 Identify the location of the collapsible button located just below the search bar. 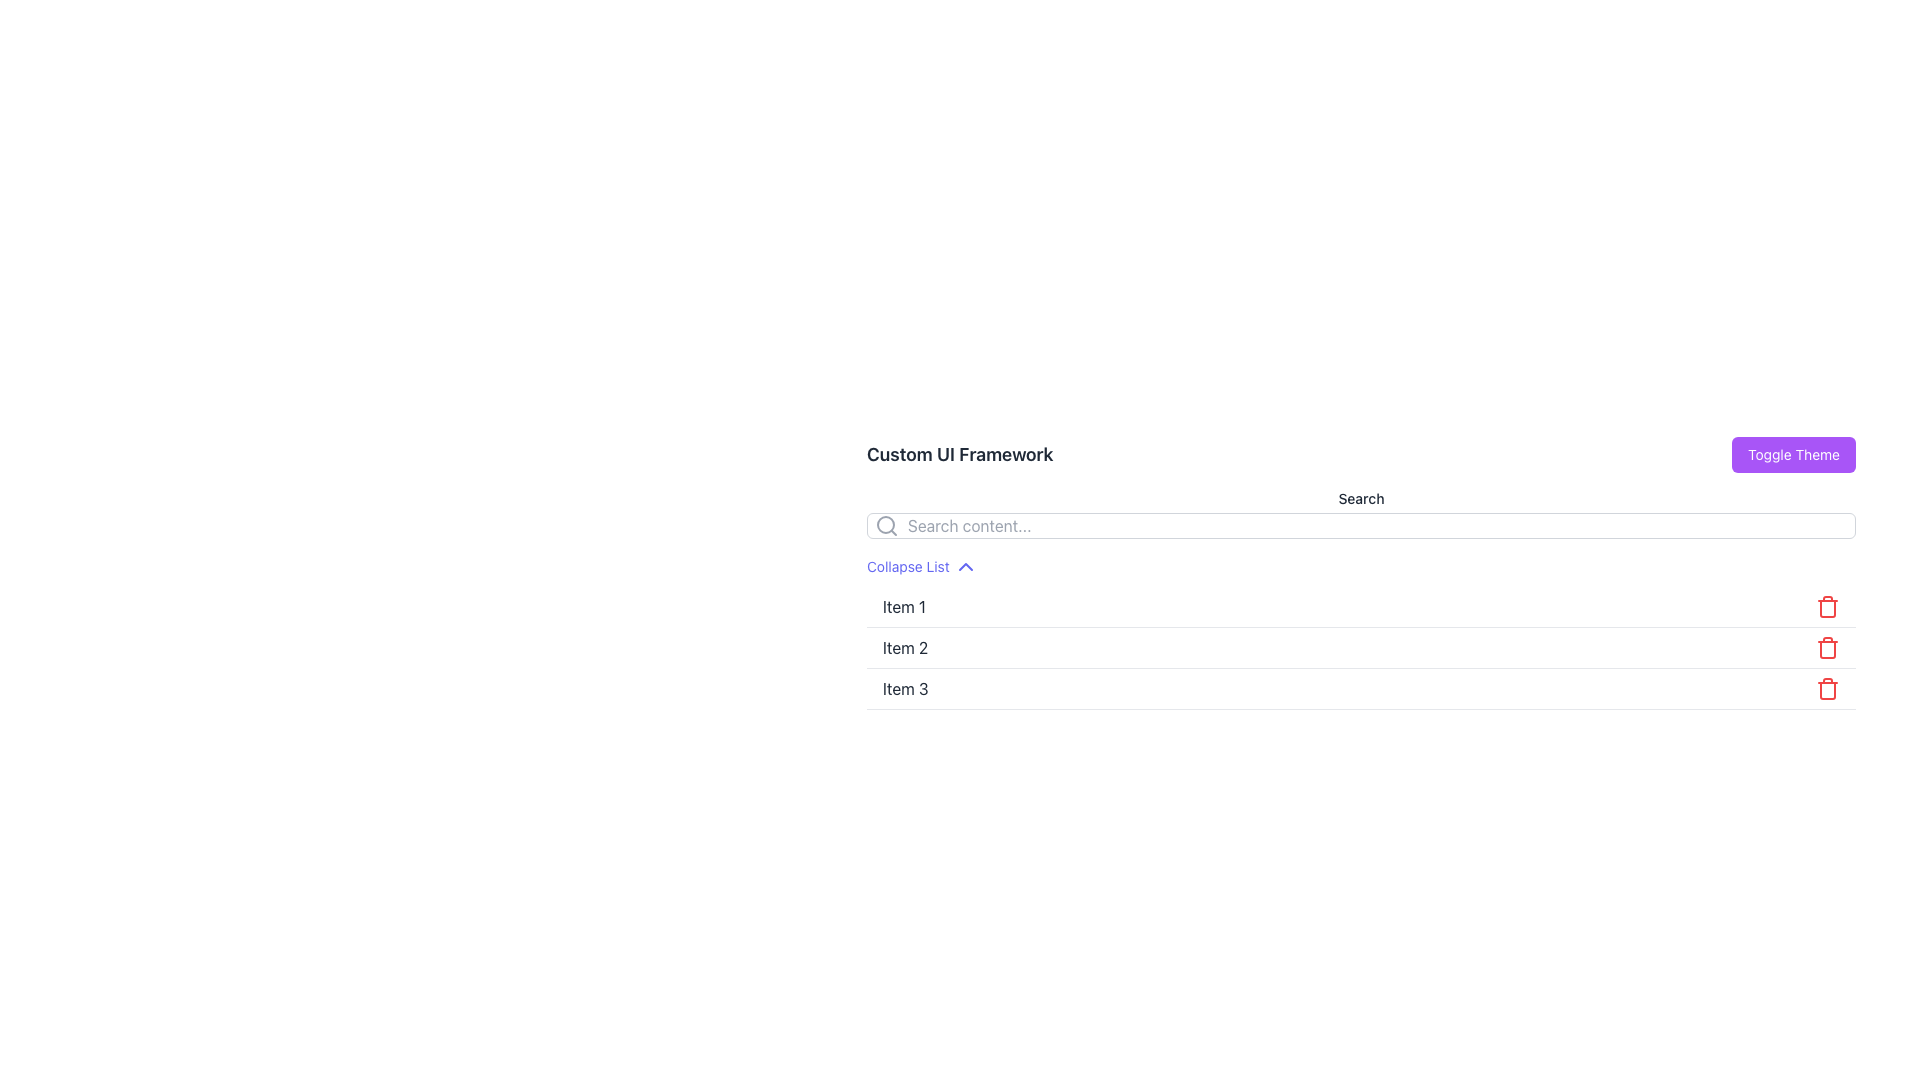
(920, 567).